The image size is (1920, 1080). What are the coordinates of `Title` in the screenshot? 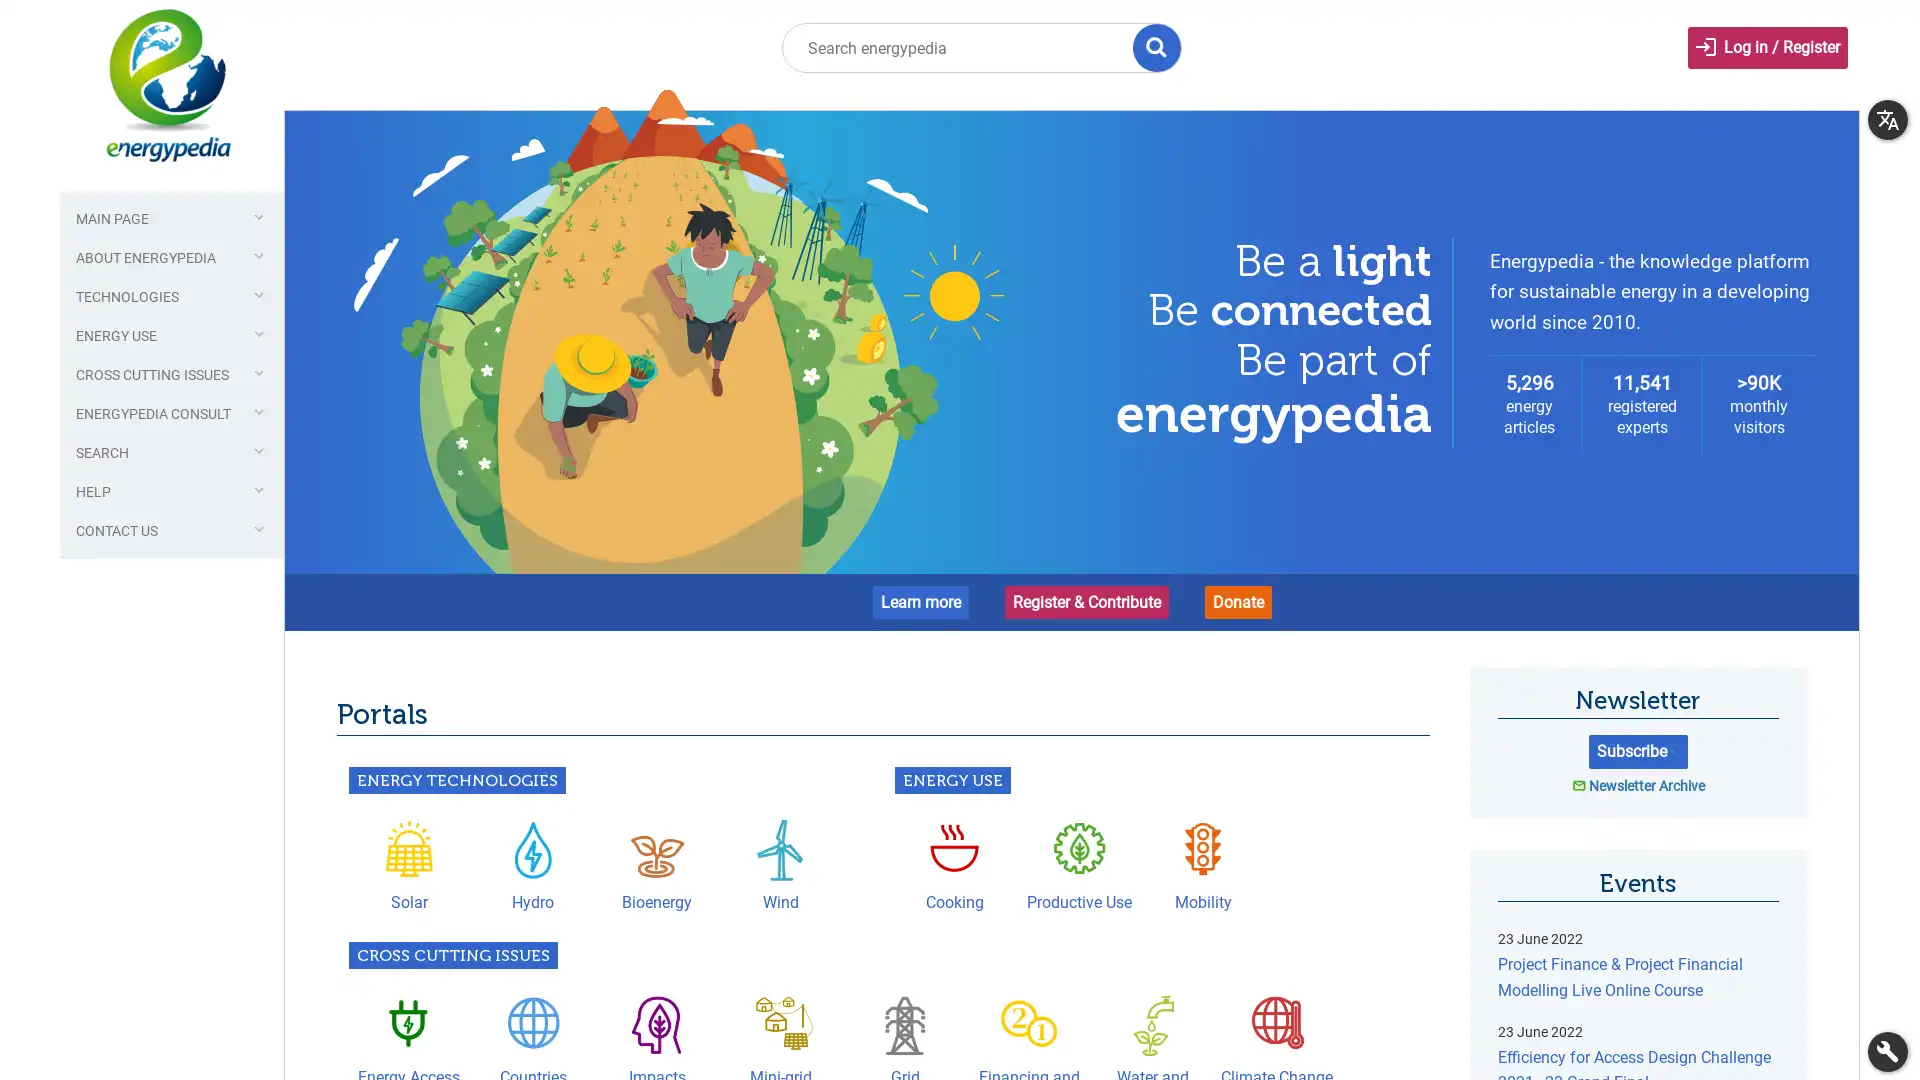 It's located at (1156, 46).